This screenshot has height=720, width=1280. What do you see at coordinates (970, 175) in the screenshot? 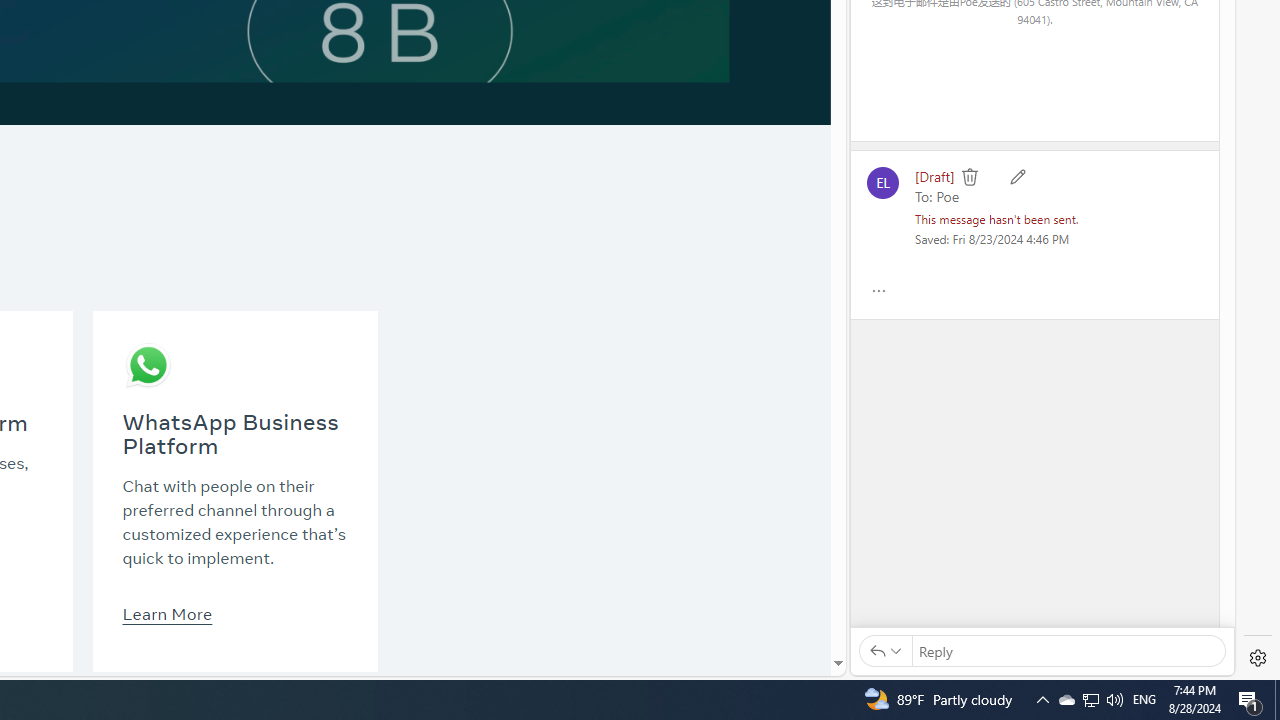
I see `'Delete'` at bounding box center [970, 175].